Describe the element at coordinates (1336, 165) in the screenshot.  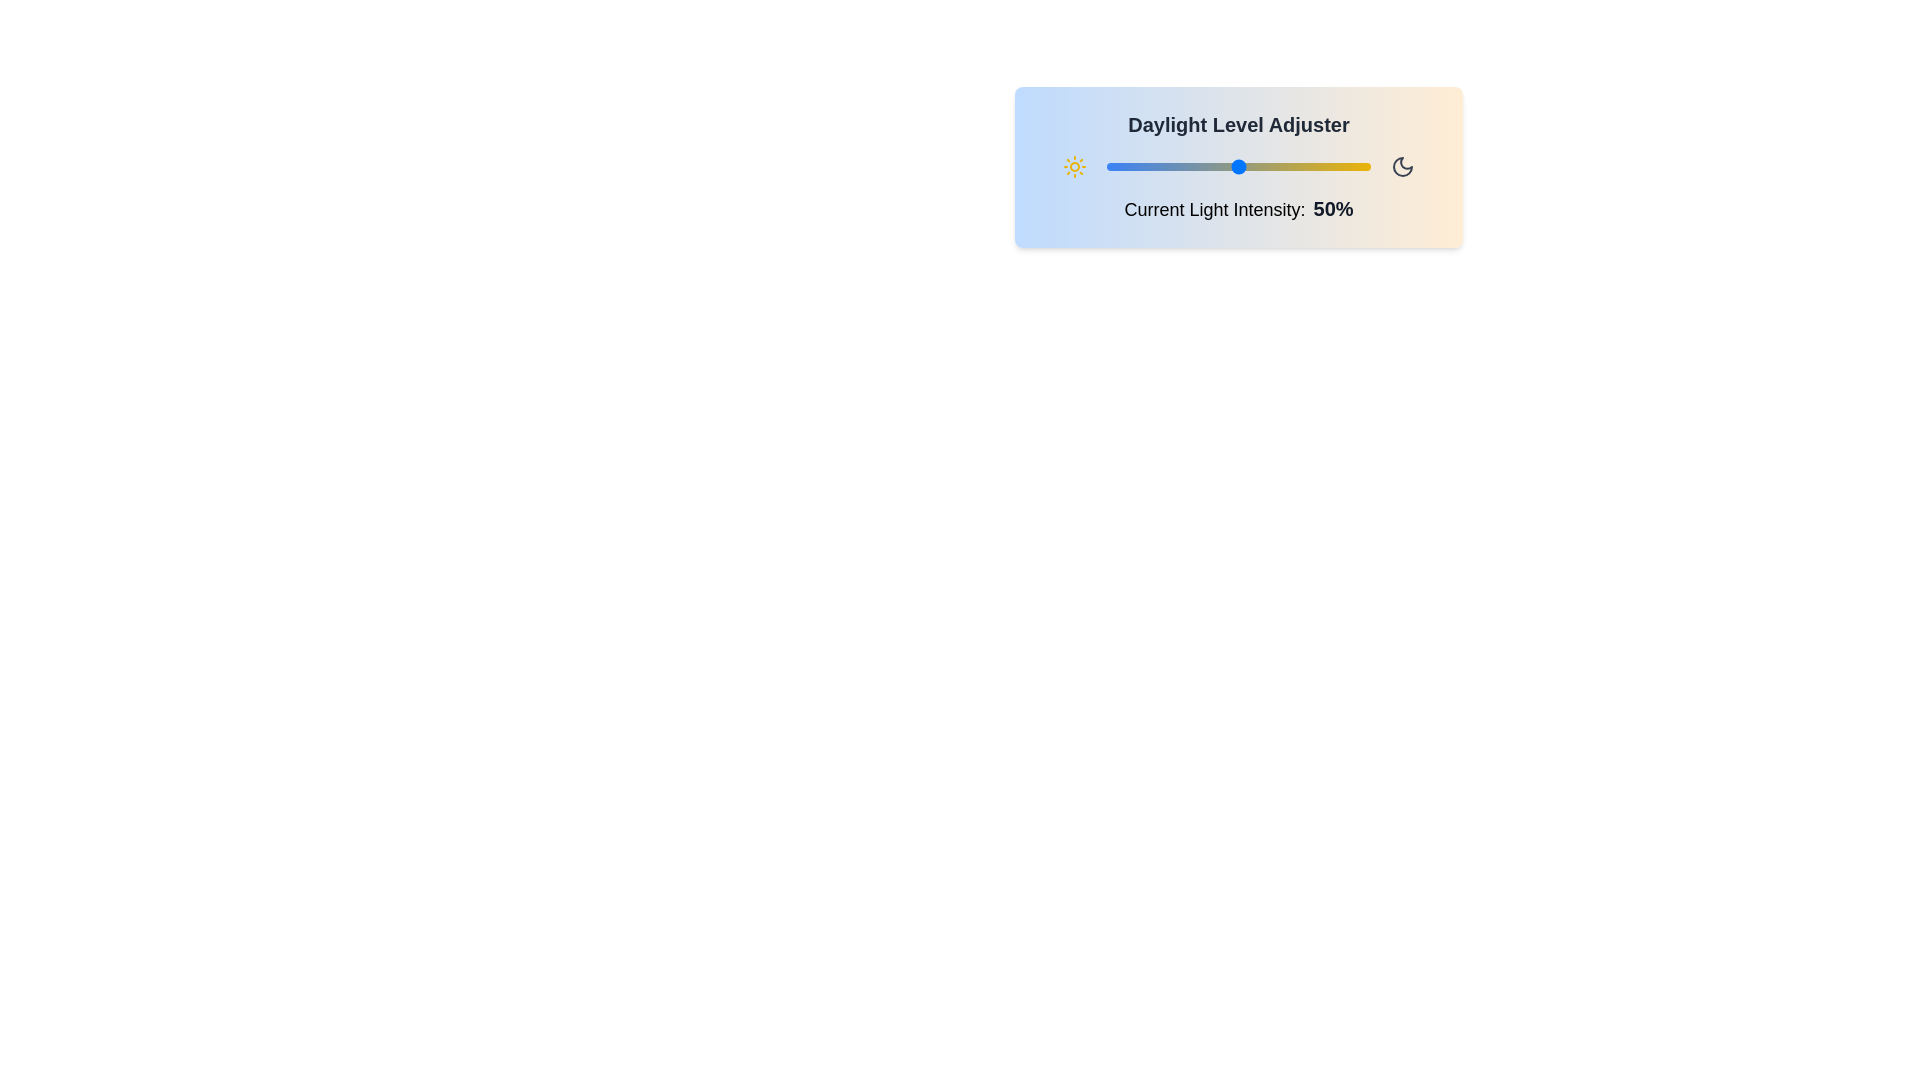
I see `the daylight slider to 87%` at that location.